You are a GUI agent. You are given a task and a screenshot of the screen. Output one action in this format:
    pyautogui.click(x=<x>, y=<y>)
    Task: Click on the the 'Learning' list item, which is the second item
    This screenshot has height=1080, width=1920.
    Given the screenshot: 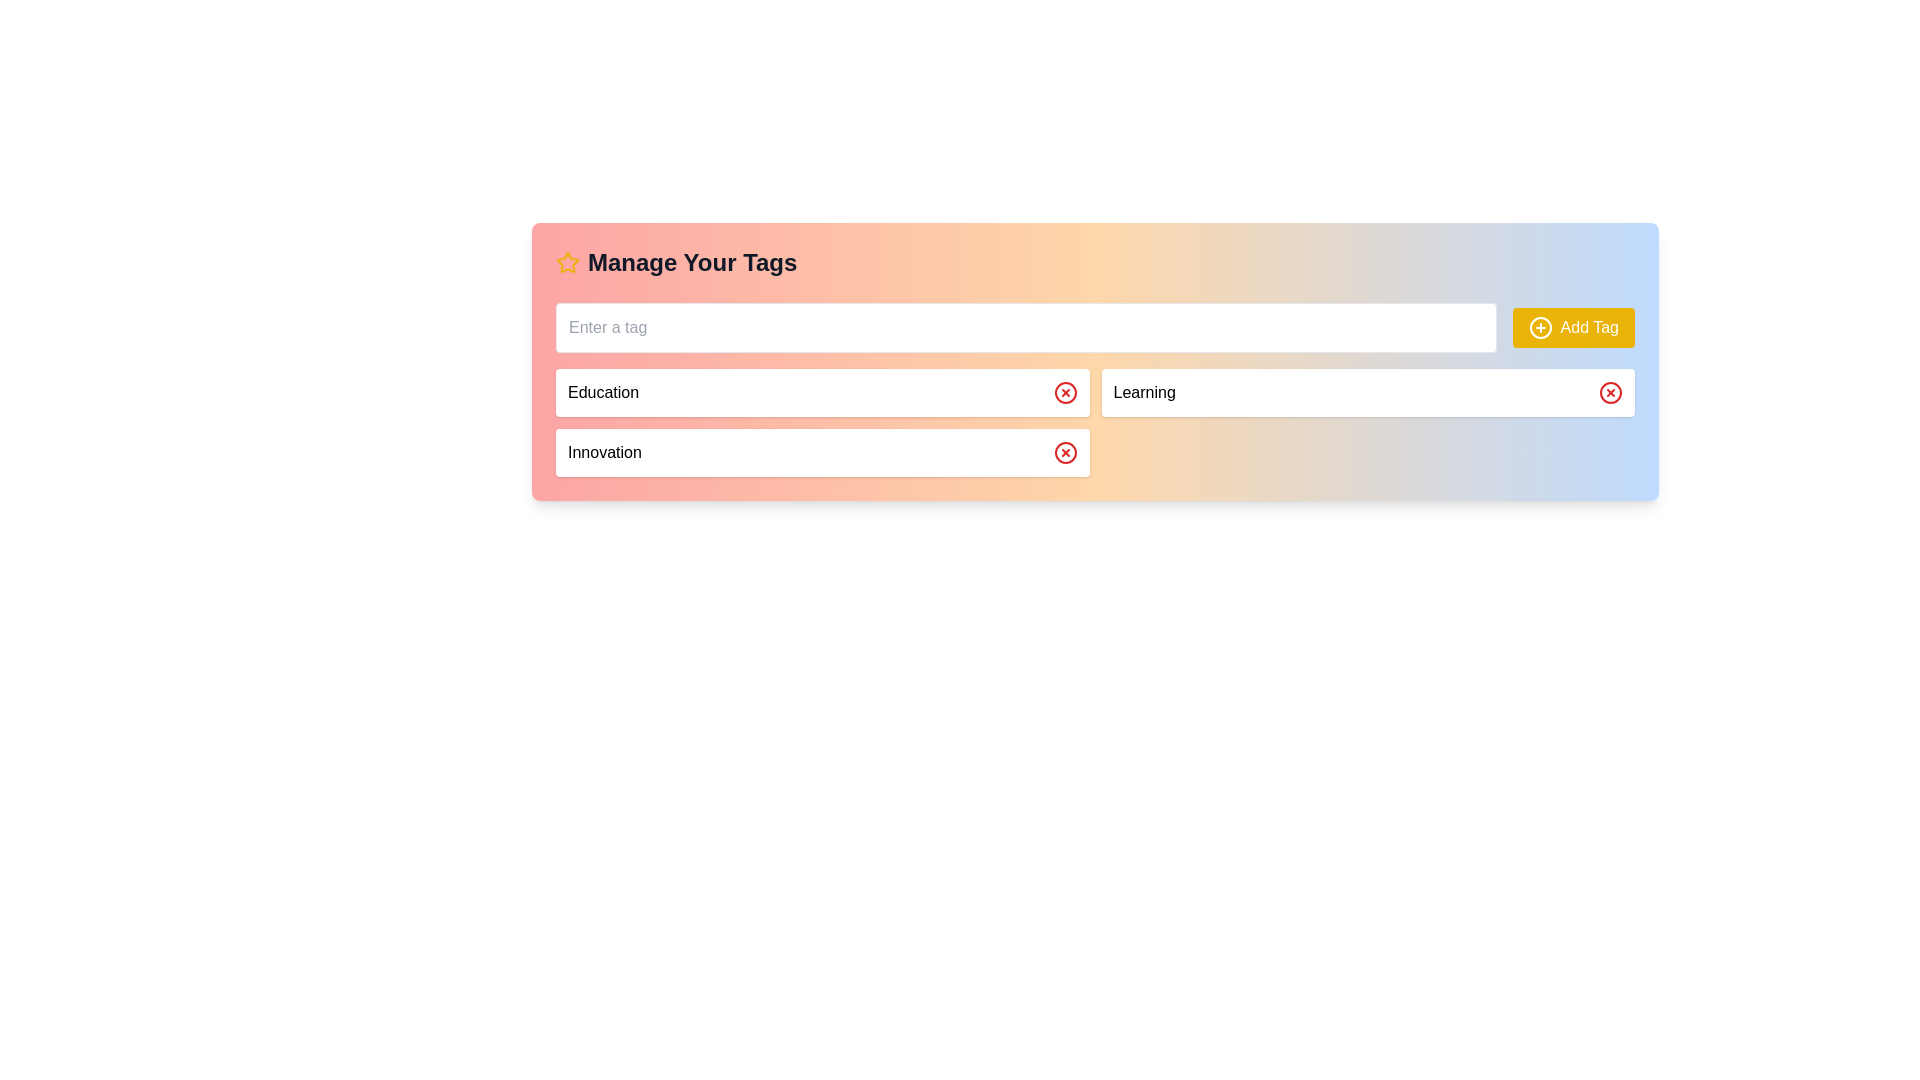 What is the action you would take?
    pyautogui.click(x=1367, y=393)
    